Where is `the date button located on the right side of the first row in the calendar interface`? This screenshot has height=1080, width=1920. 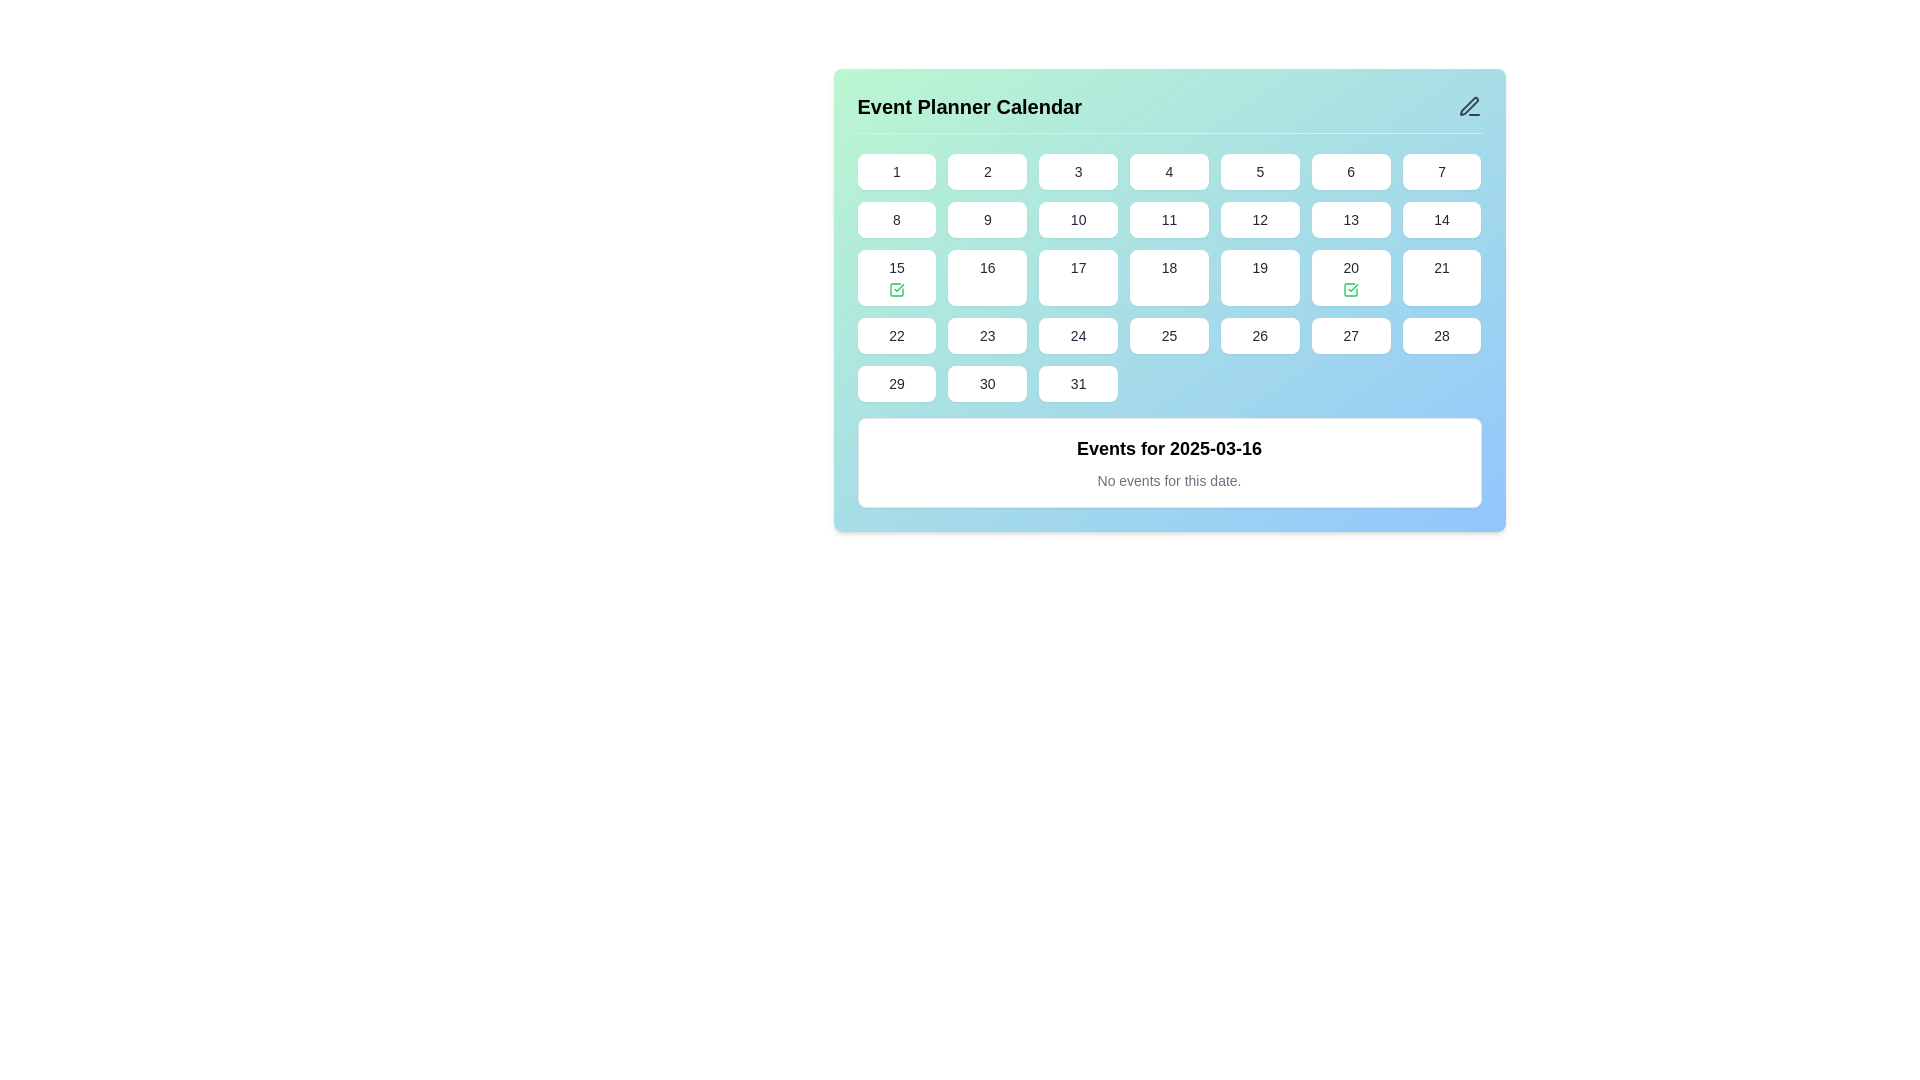
the date button located on the right side of the first row in the calendar interface is located at coordinates (1442, 171).